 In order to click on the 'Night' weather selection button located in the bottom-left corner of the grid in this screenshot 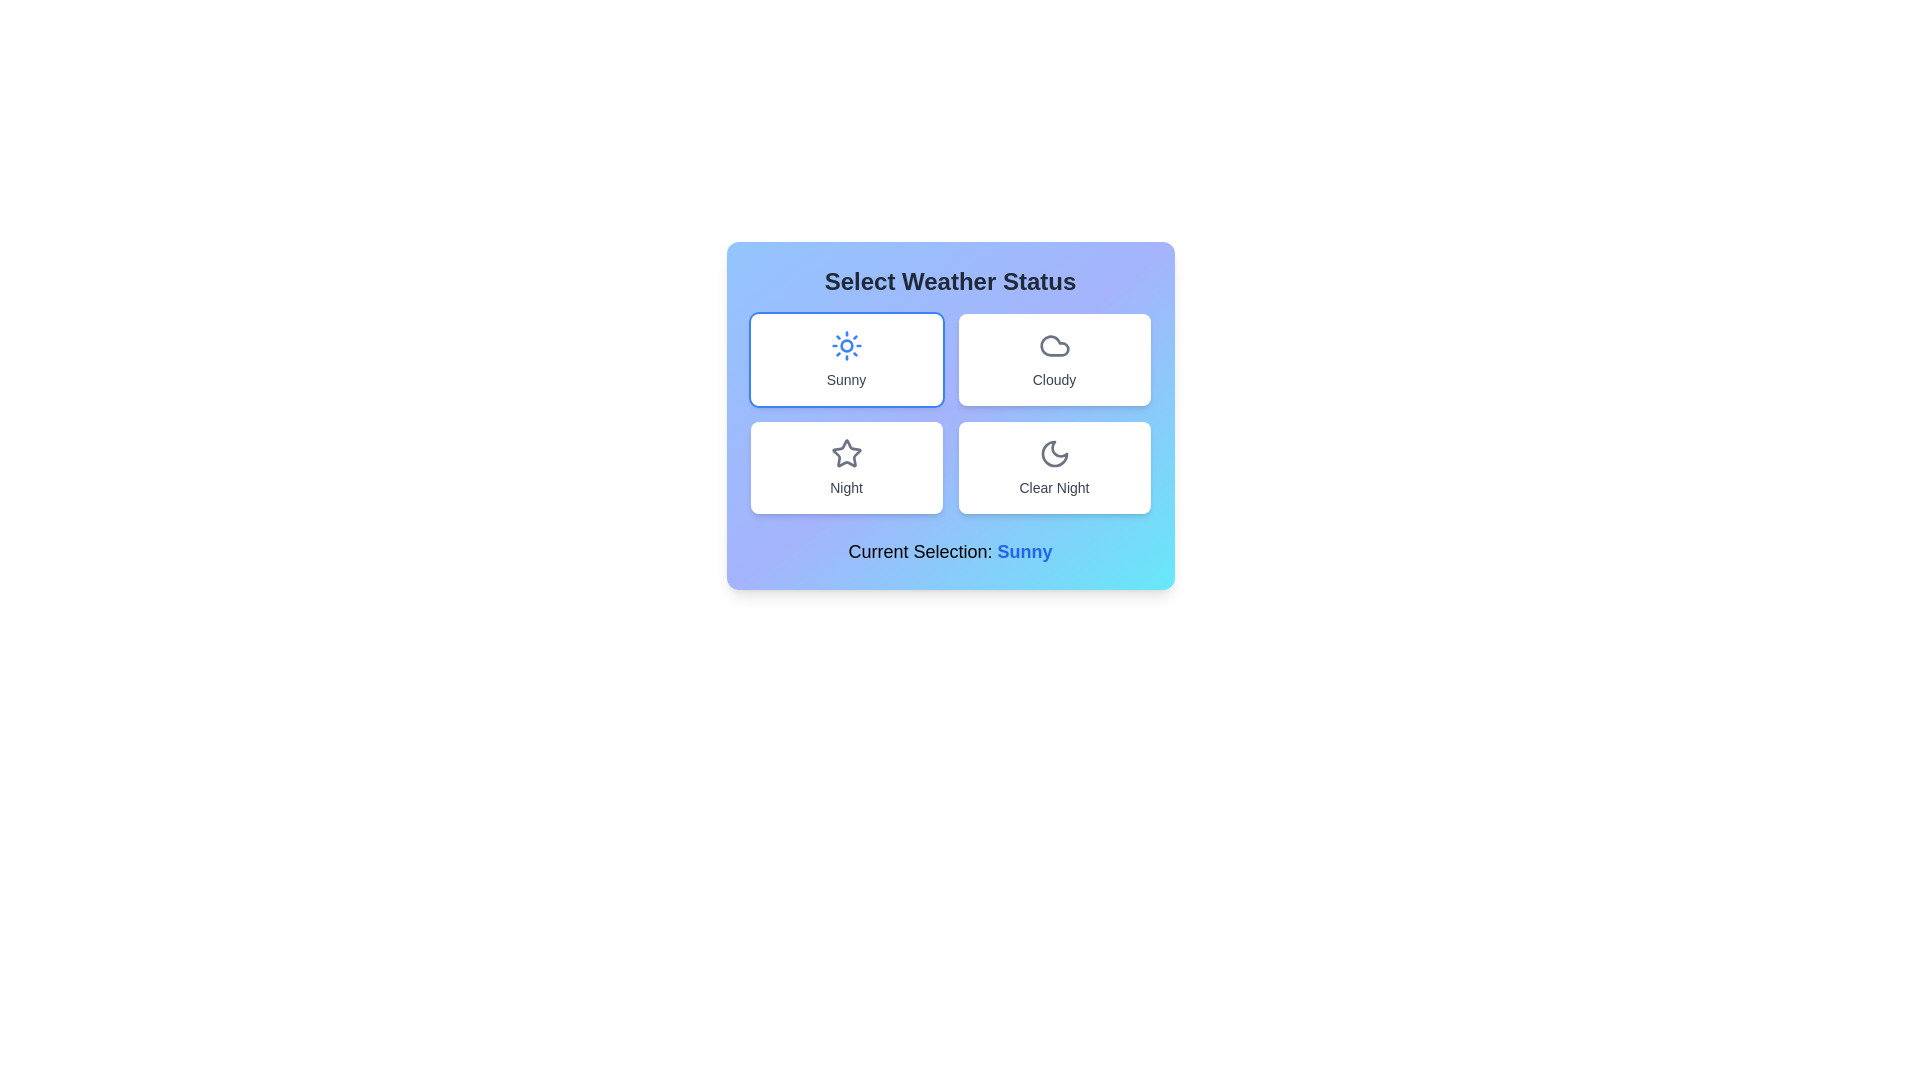, I will do `click(846, 467)`.